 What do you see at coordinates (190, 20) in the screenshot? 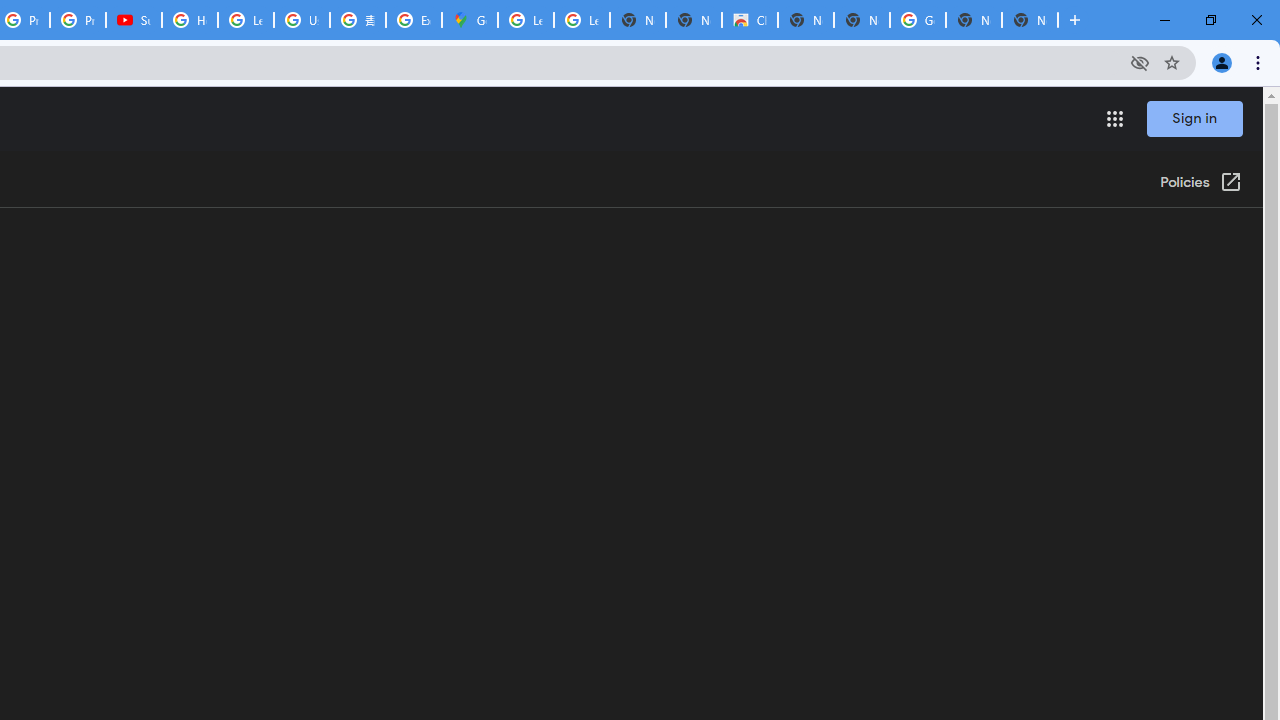
I see `'How Chrome protects your passwords - Google Chrome Help'` at bounding box center [190, 20].